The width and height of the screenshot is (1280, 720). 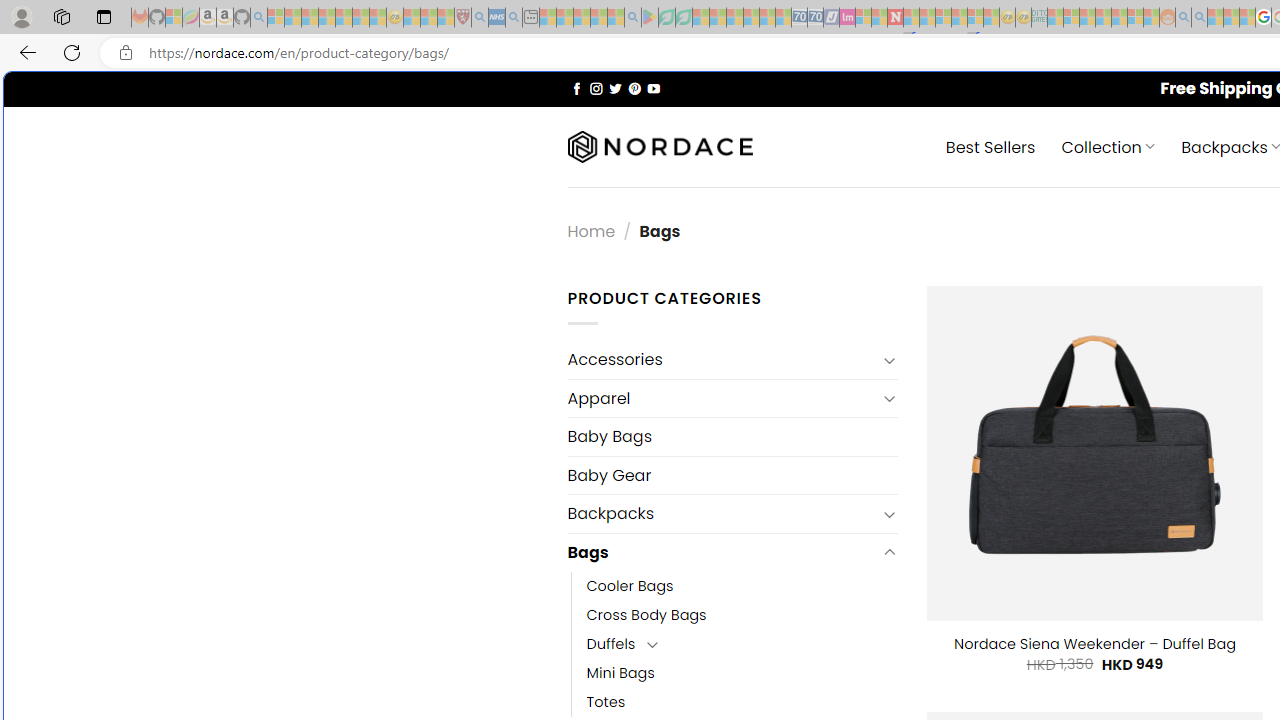 I want to click on 'Follow on Pinterest', so click(x=633, y=87).